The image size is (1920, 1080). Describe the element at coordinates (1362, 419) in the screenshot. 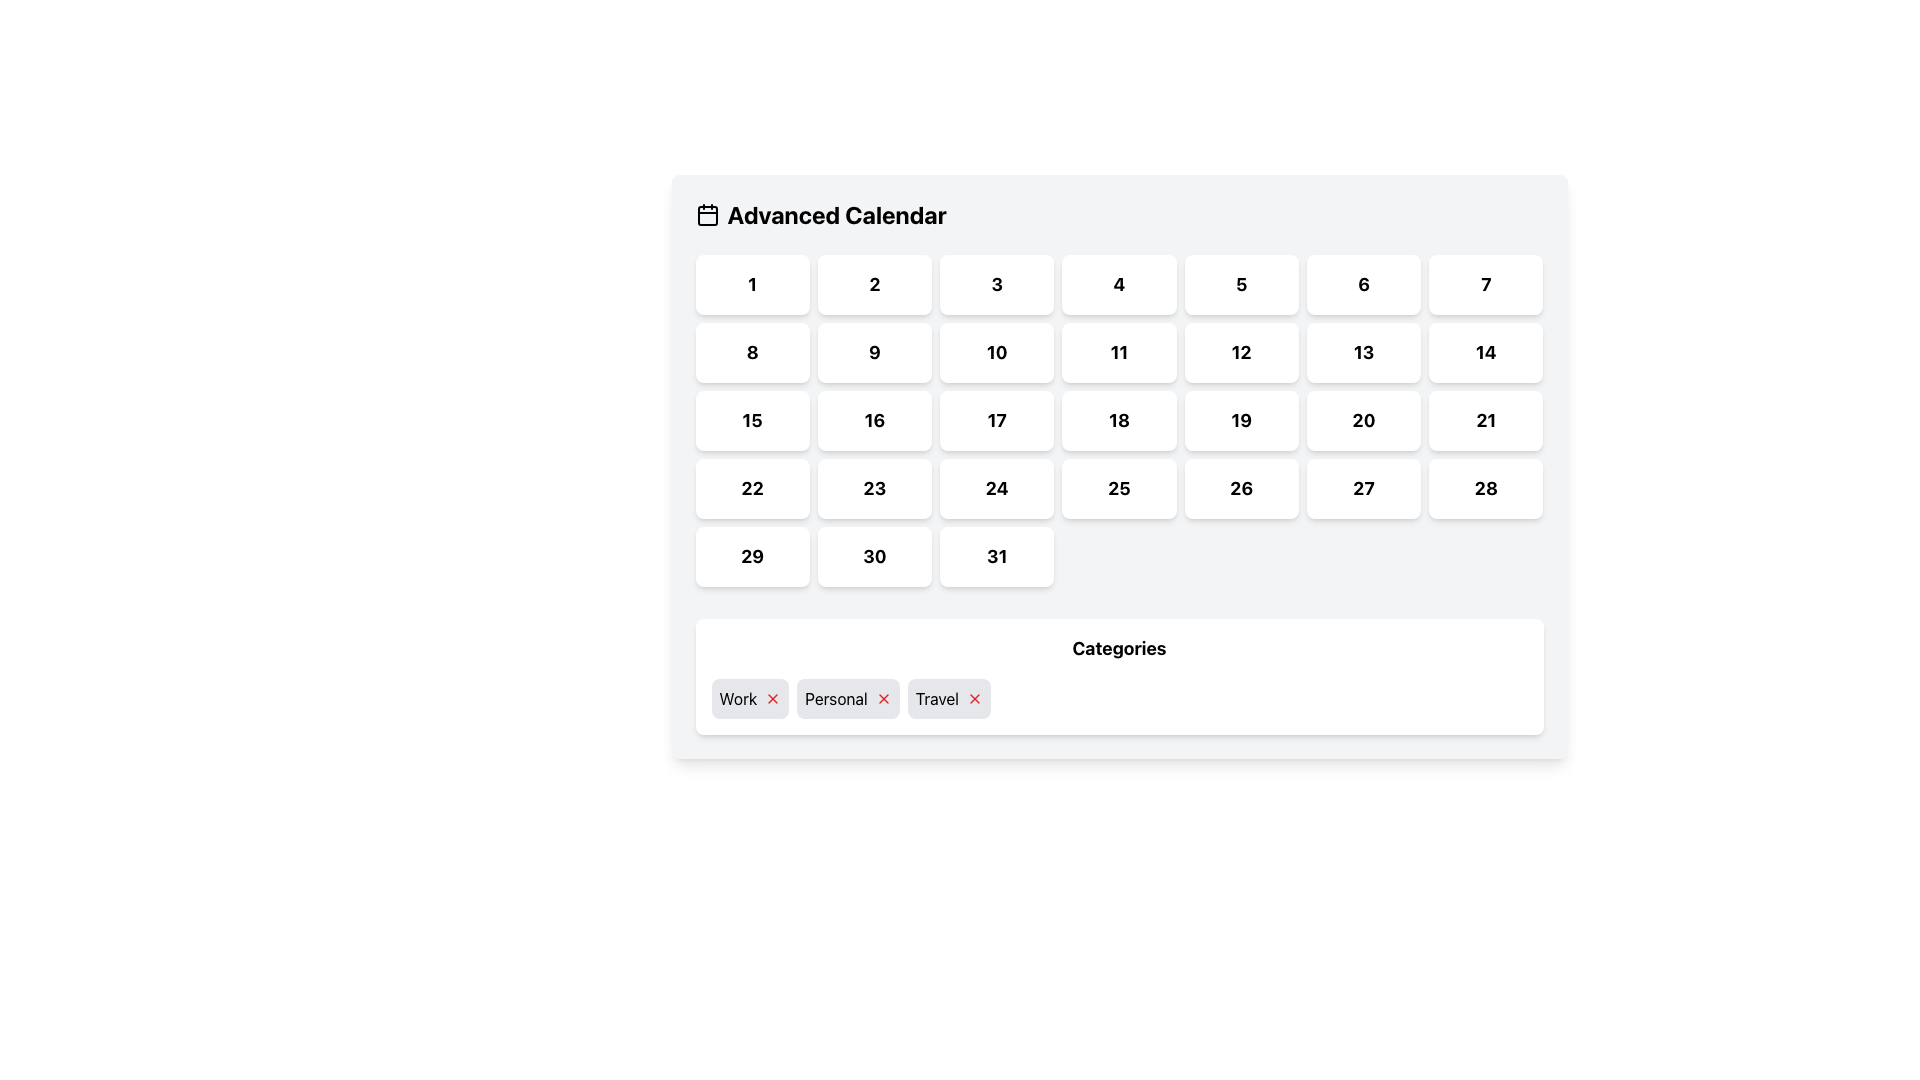

I see `the bold numeric text '20' within the white, rounded rectangular button in the calendar grid` at that location.